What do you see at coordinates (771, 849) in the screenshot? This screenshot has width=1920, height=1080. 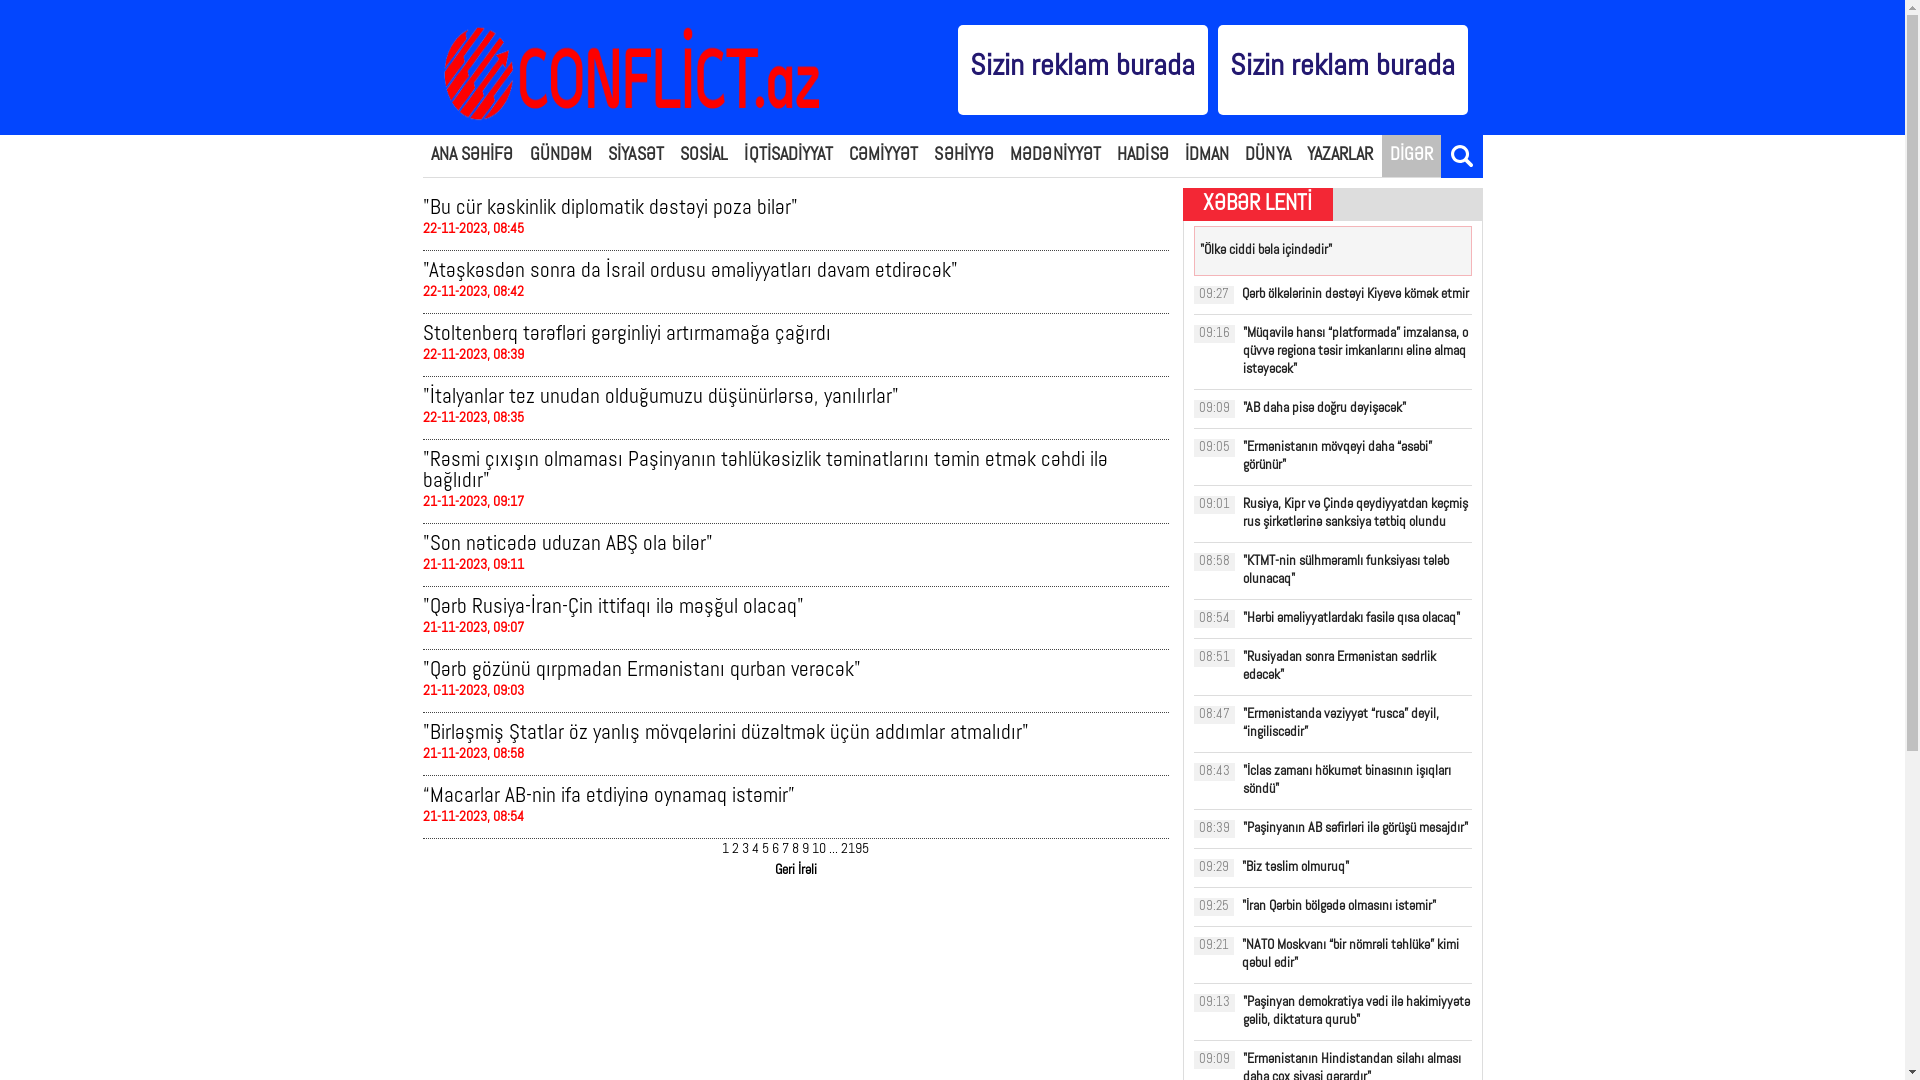 I see `'6'` at bounding box center [771, 849].